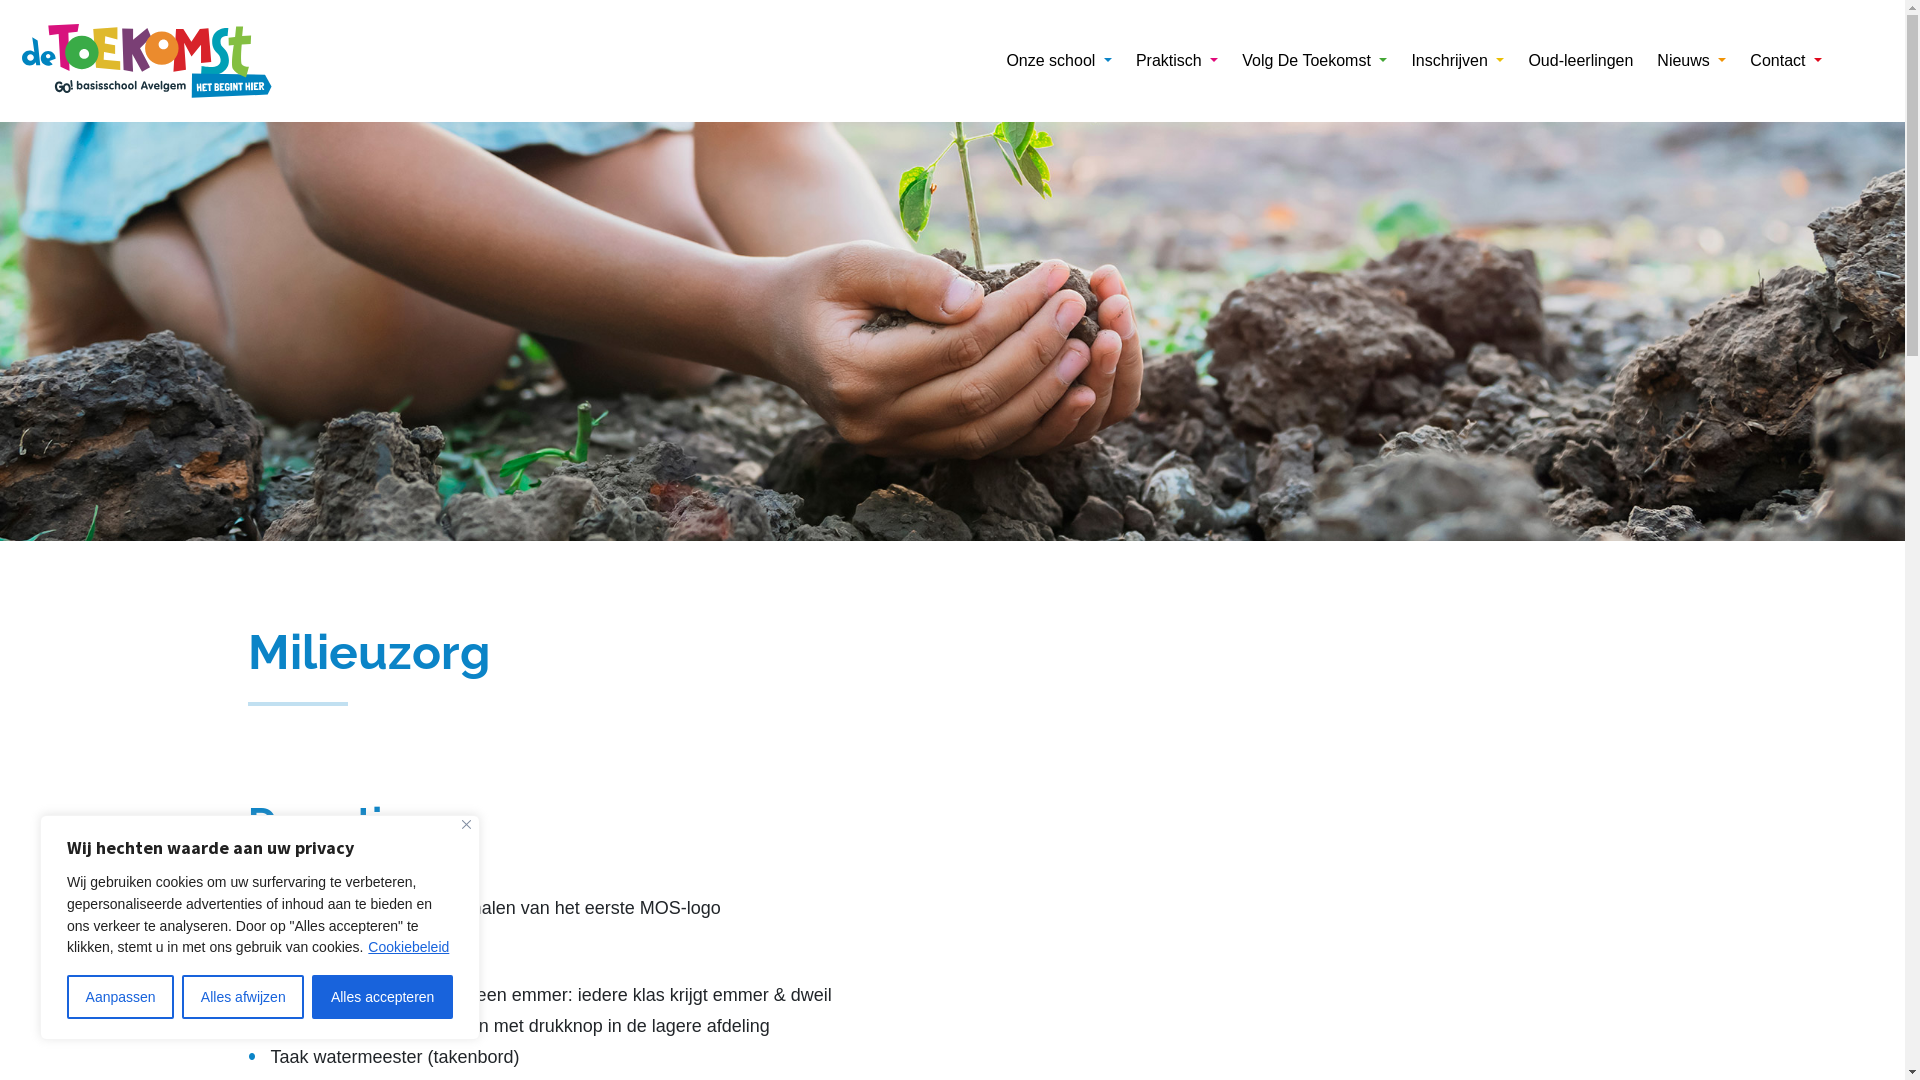  Describe the element at coordinates (119, 996) in the screenshot. I see `'Aanpassen'` at that location.